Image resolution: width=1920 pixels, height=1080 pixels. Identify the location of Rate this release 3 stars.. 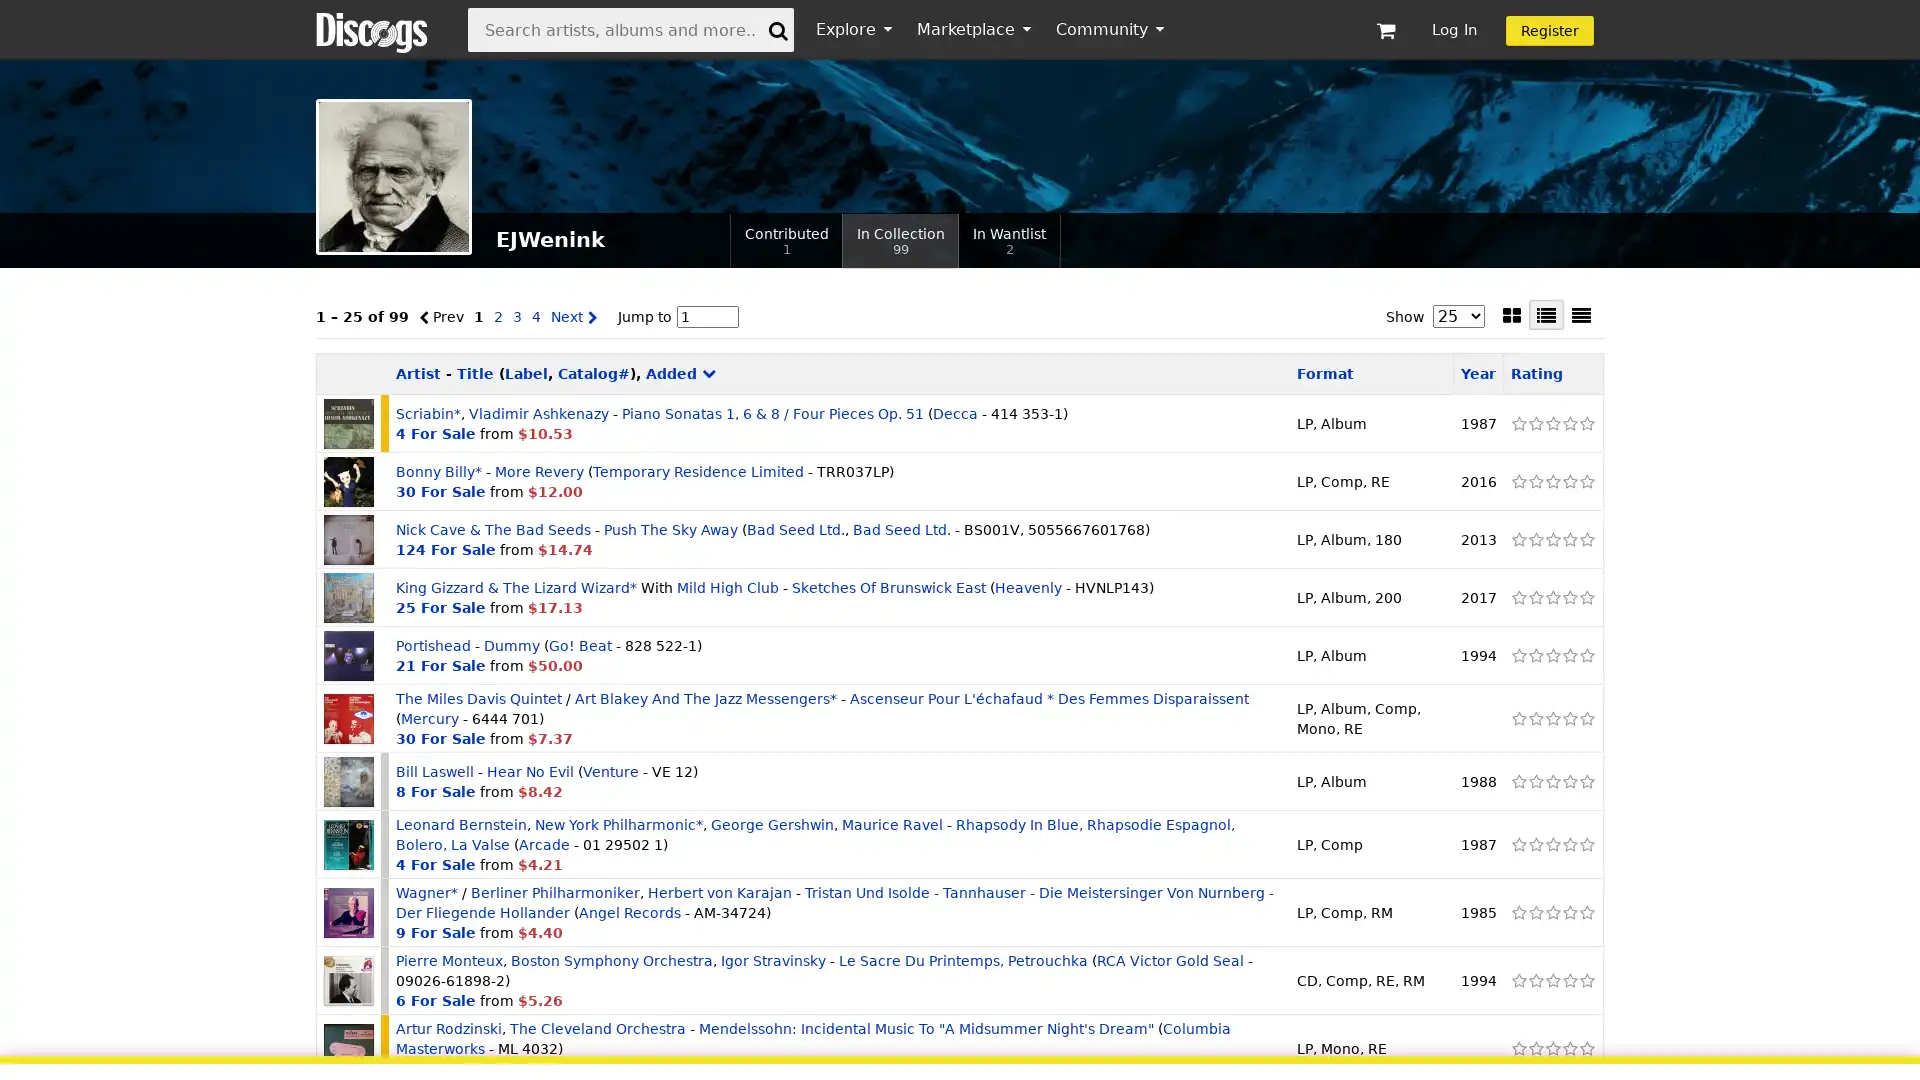
(1551, 979).